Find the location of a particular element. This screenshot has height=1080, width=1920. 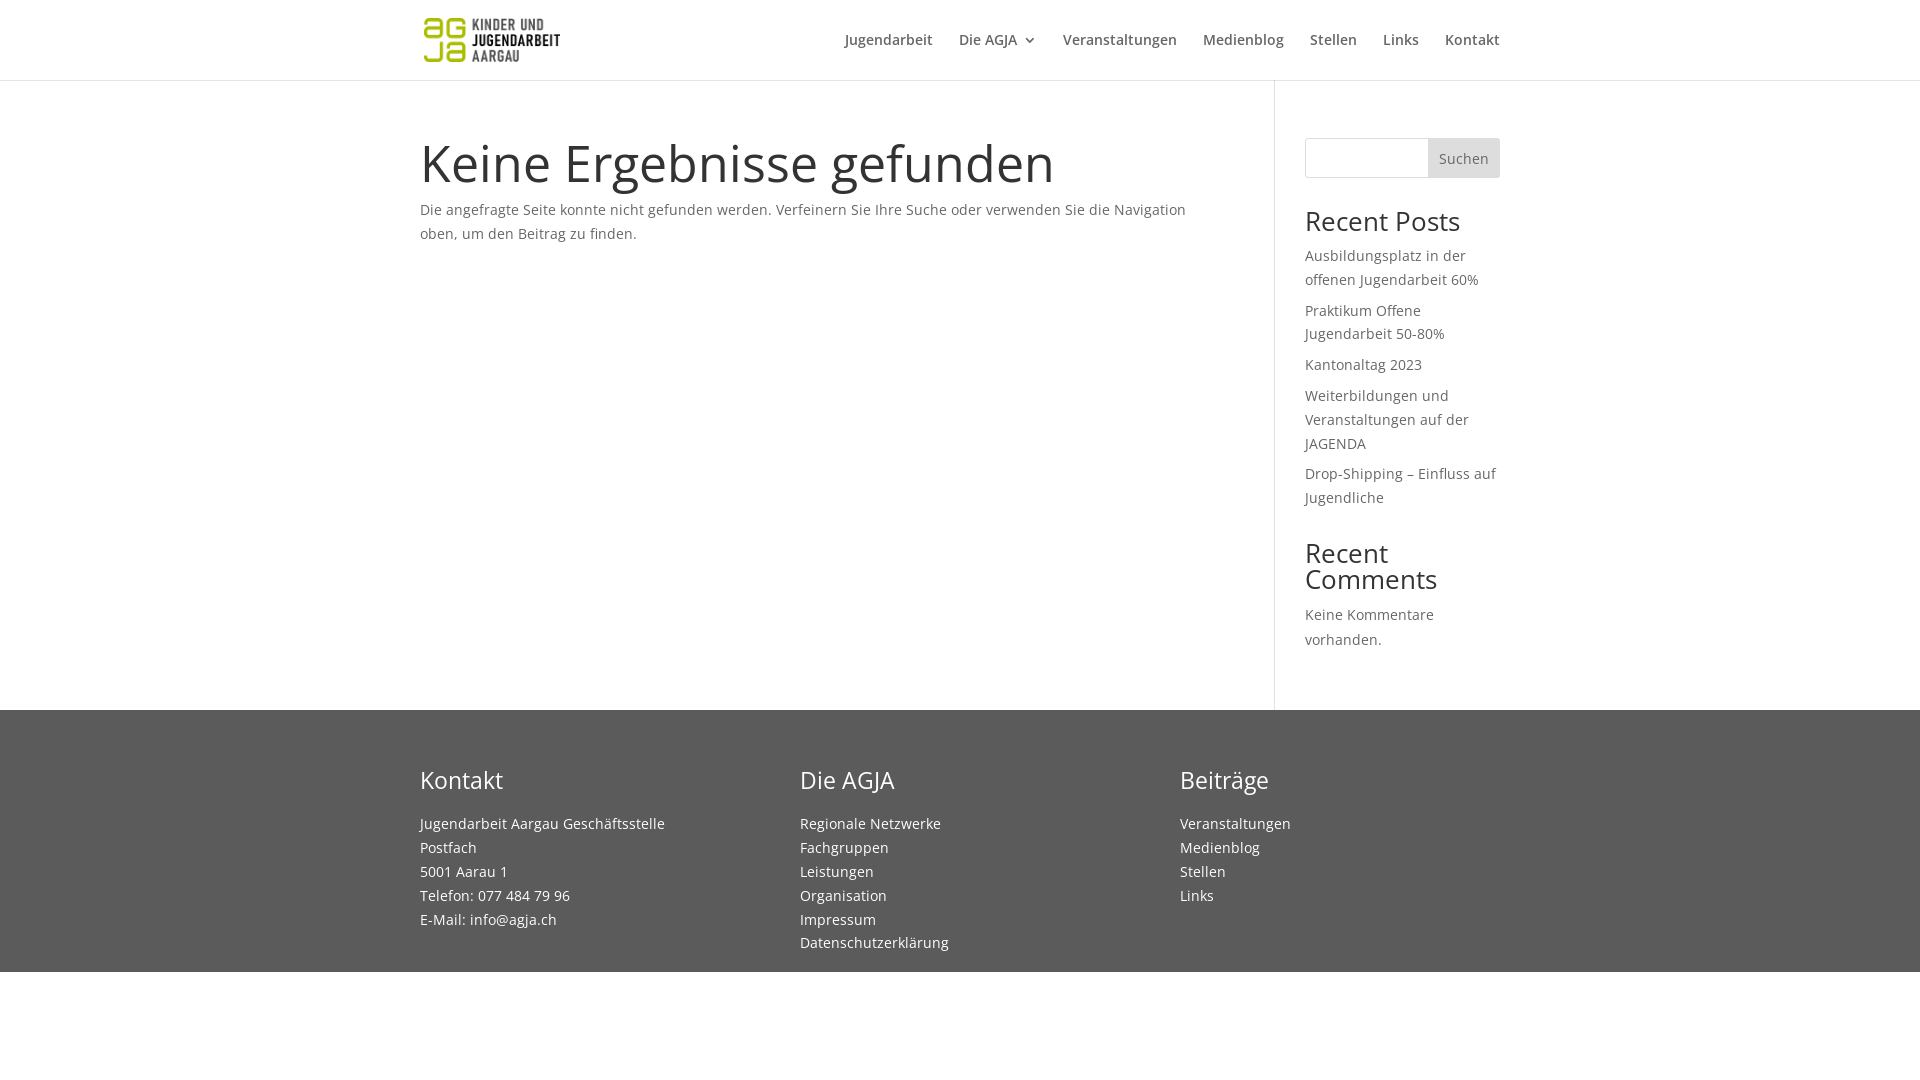

'Regionale Netzwerke' is located at coordinates (870, 823).